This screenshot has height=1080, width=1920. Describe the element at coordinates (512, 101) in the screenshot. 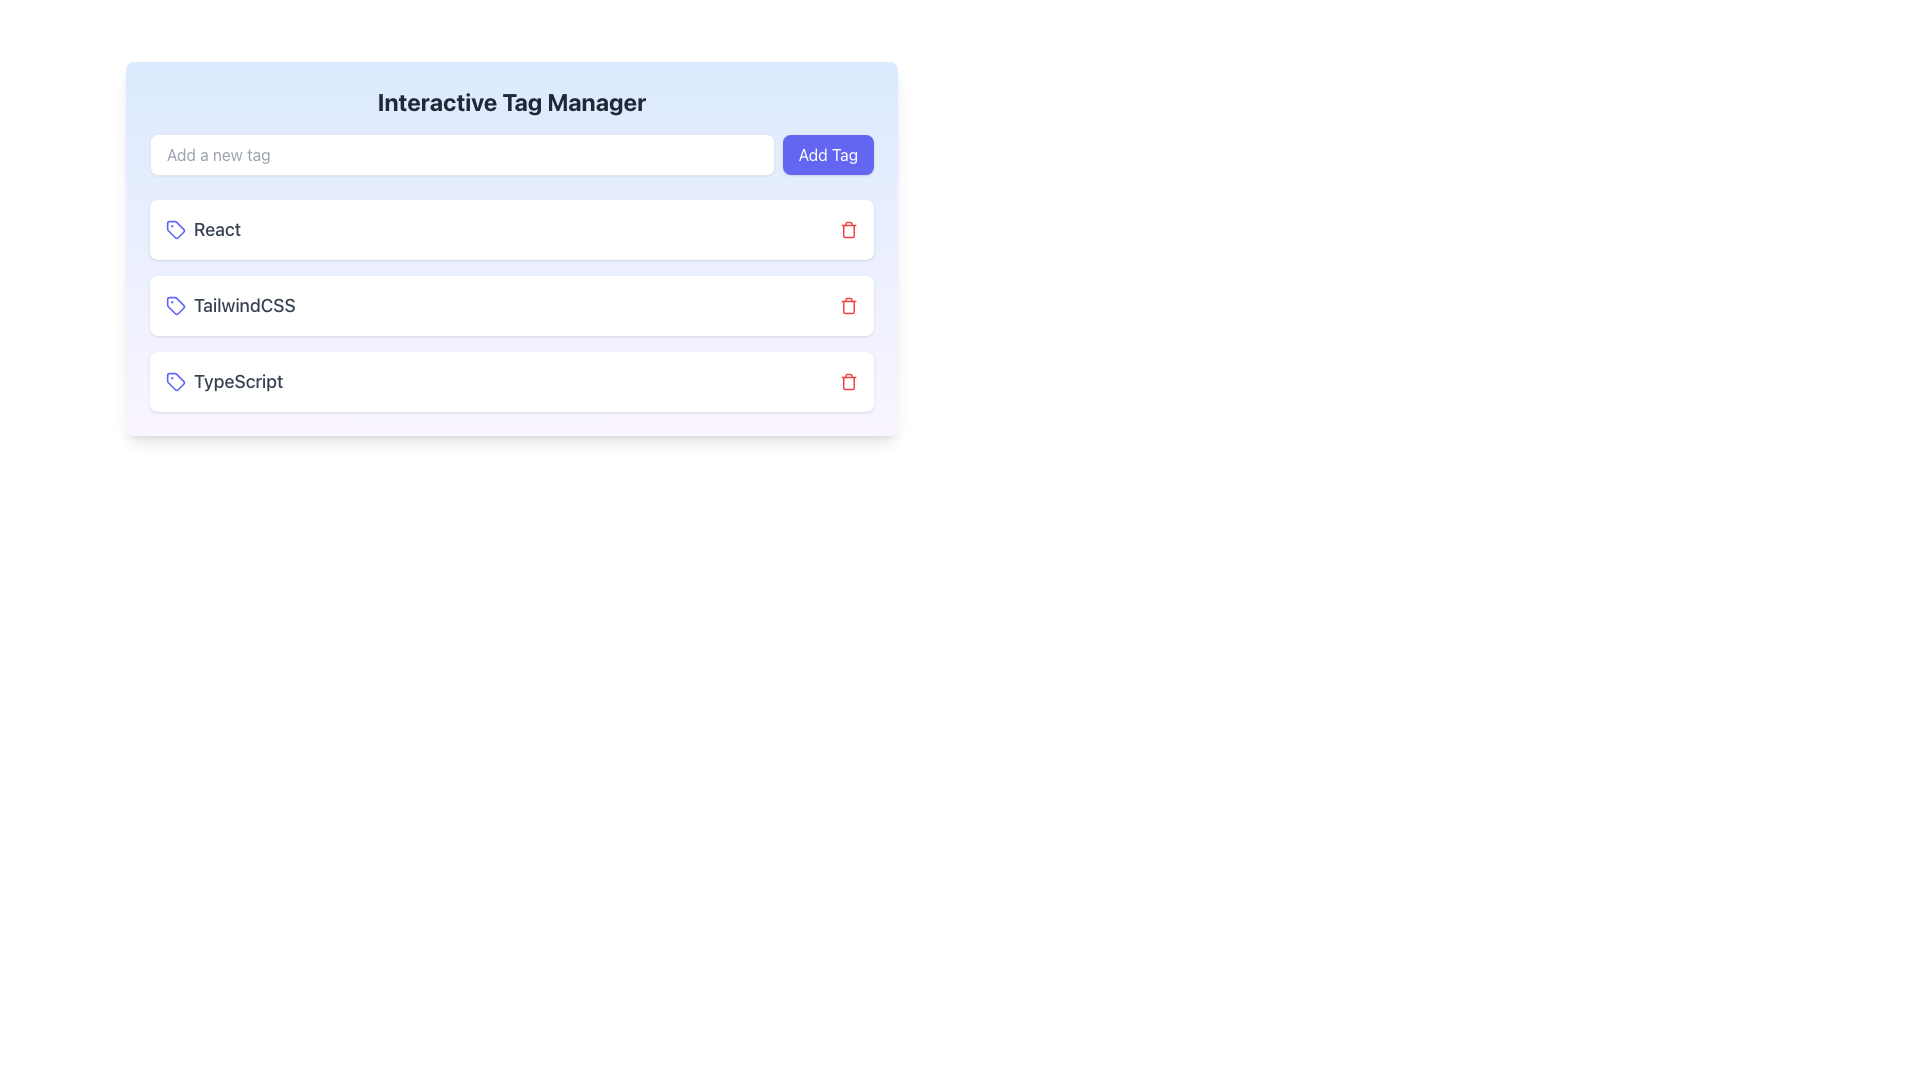

I see `the Heading element that serves as the title for the tag management section, located at the top center of the interface` at that location.